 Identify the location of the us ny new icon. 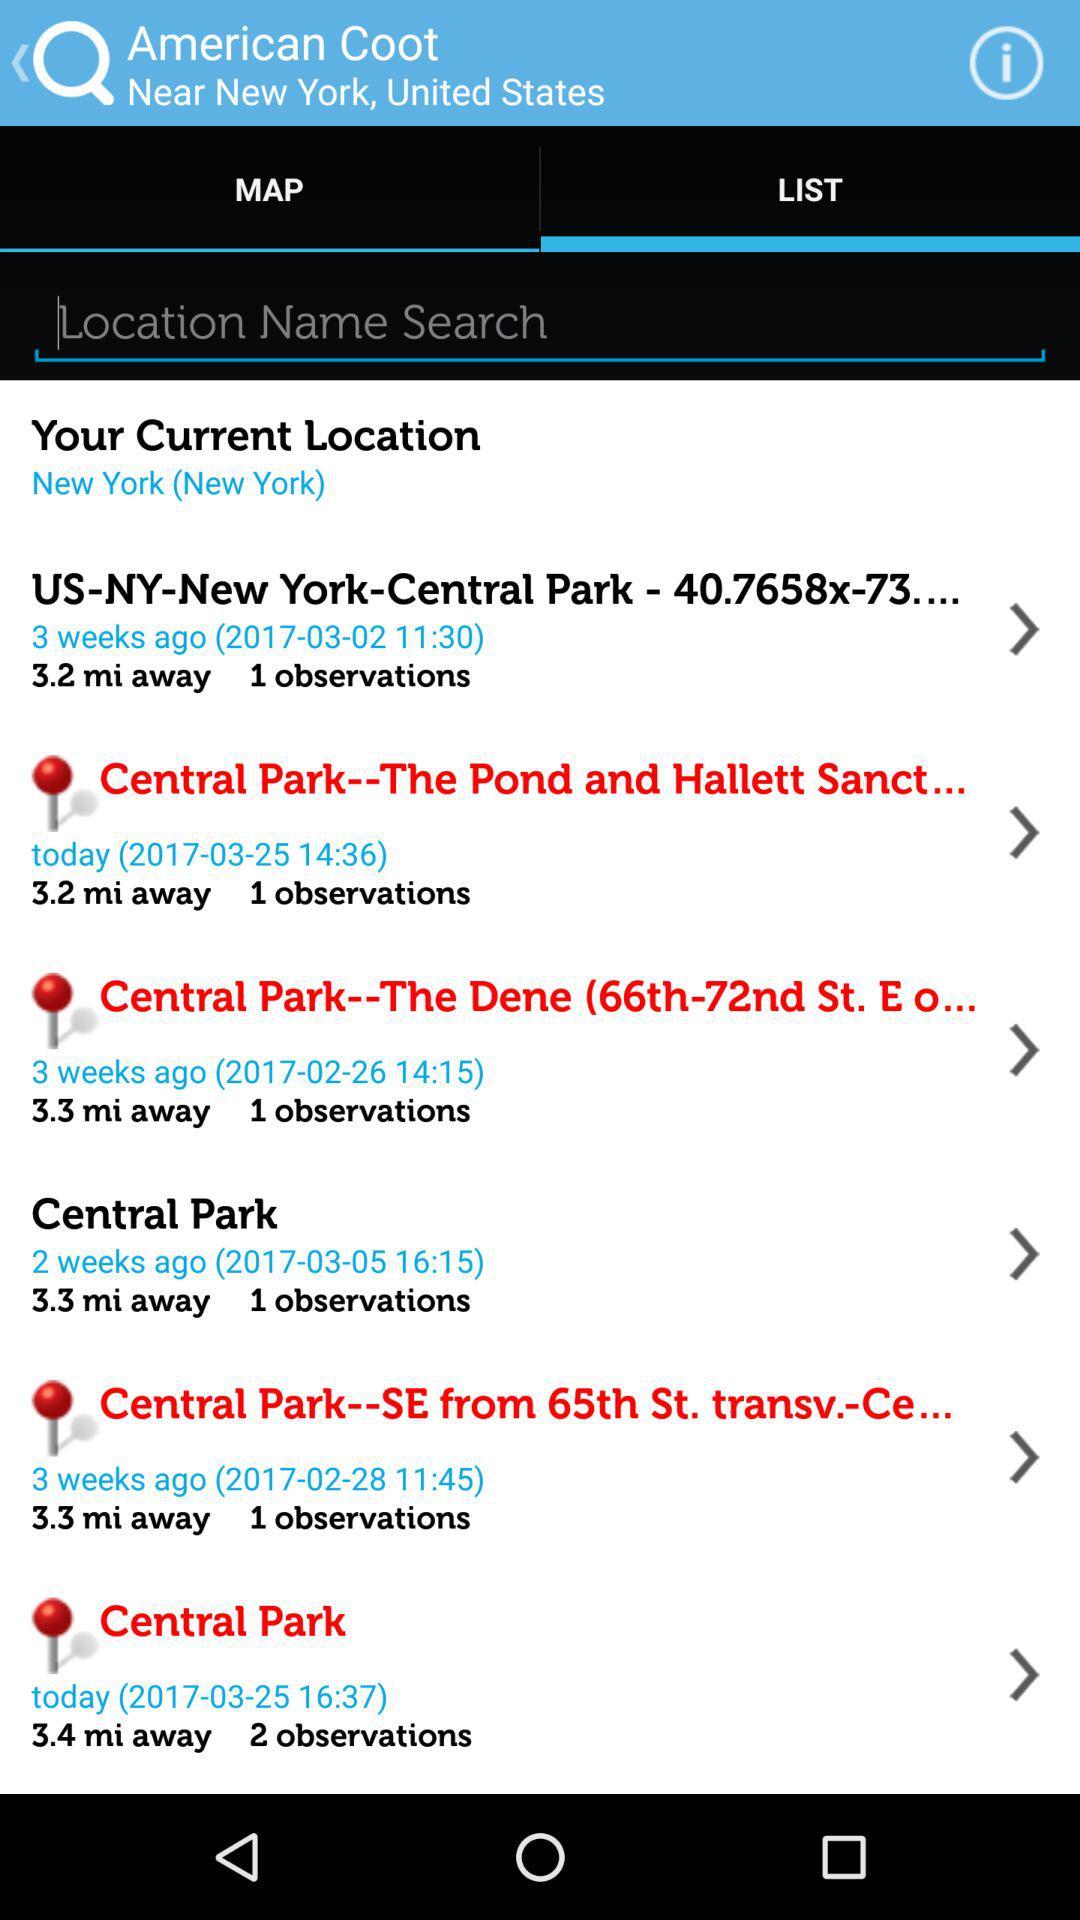
(505, 588).